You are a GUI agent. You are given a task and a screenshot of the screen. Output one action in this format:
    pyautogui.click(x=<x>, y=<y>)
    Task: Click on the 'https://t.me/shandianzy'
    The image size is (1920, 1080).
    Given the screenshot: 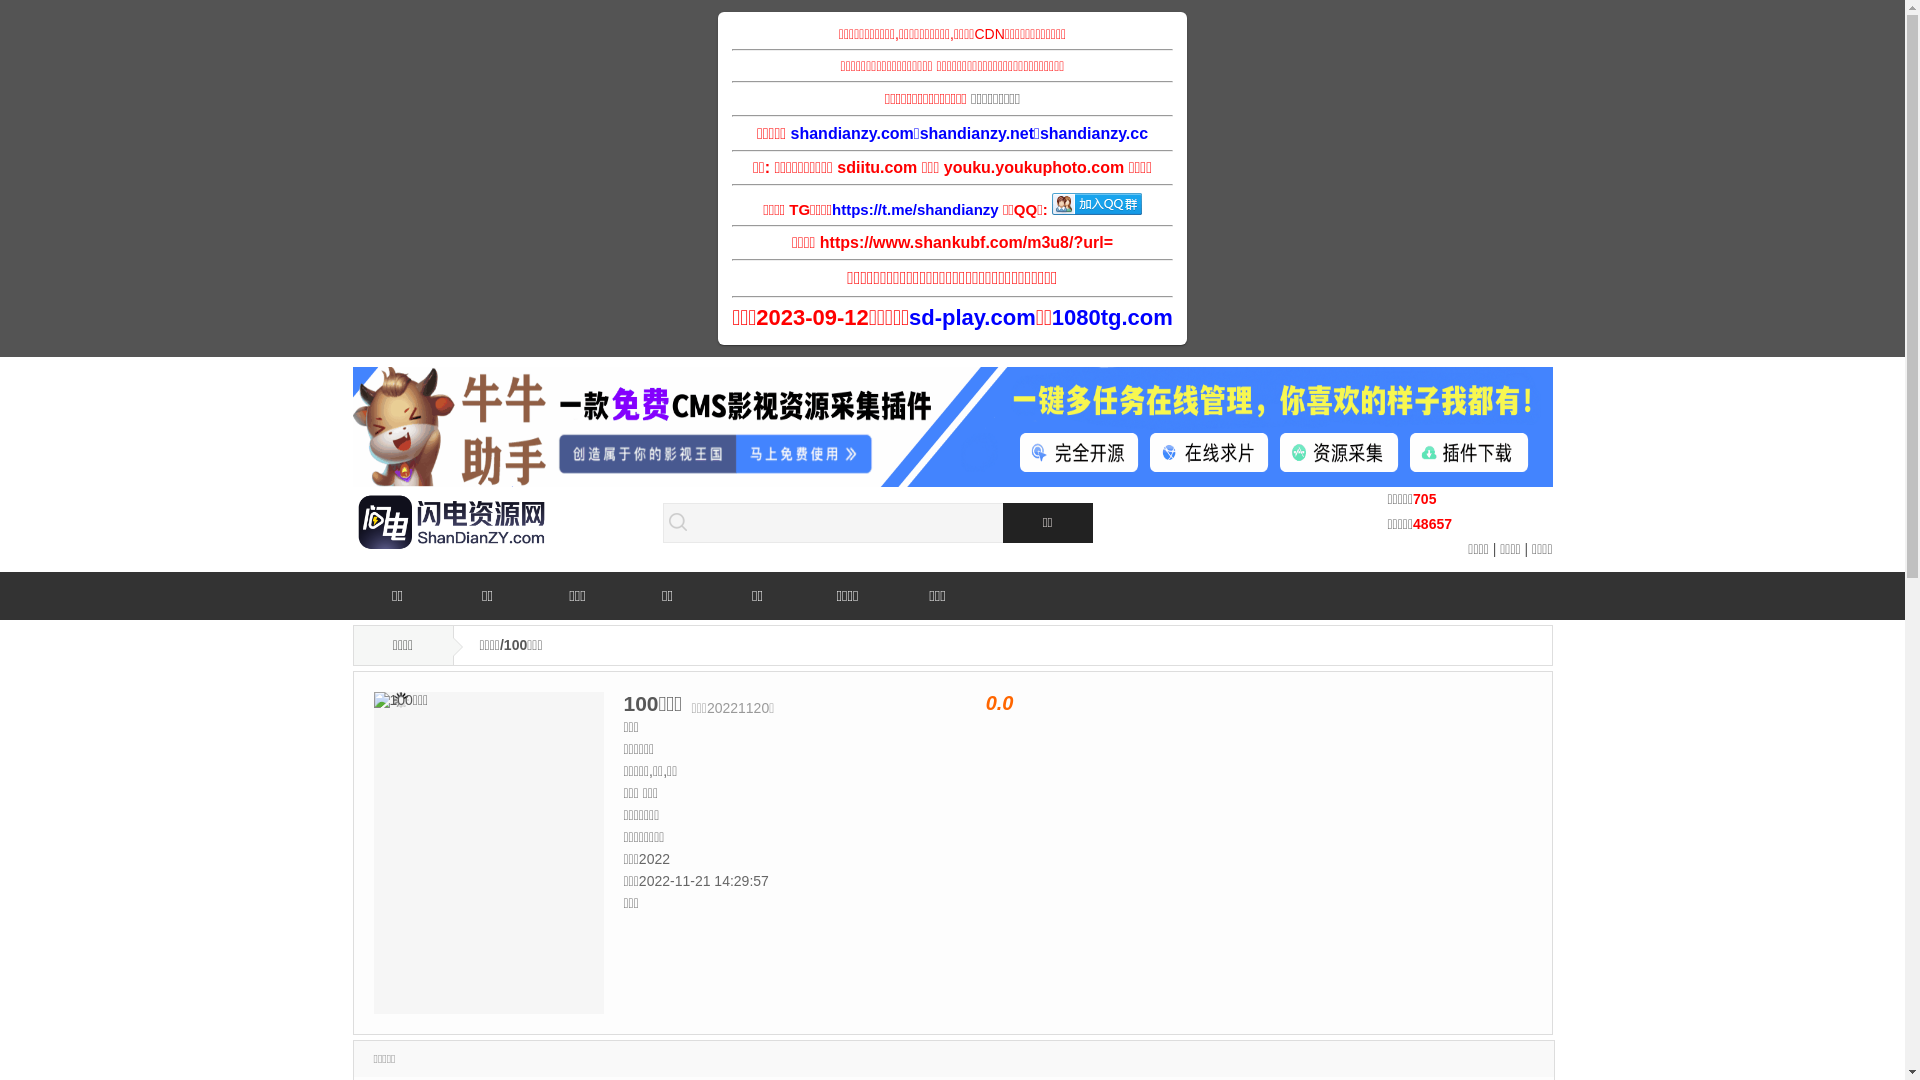 What is the action you would take?
    pyautogui.click(x=831, y=209)
    